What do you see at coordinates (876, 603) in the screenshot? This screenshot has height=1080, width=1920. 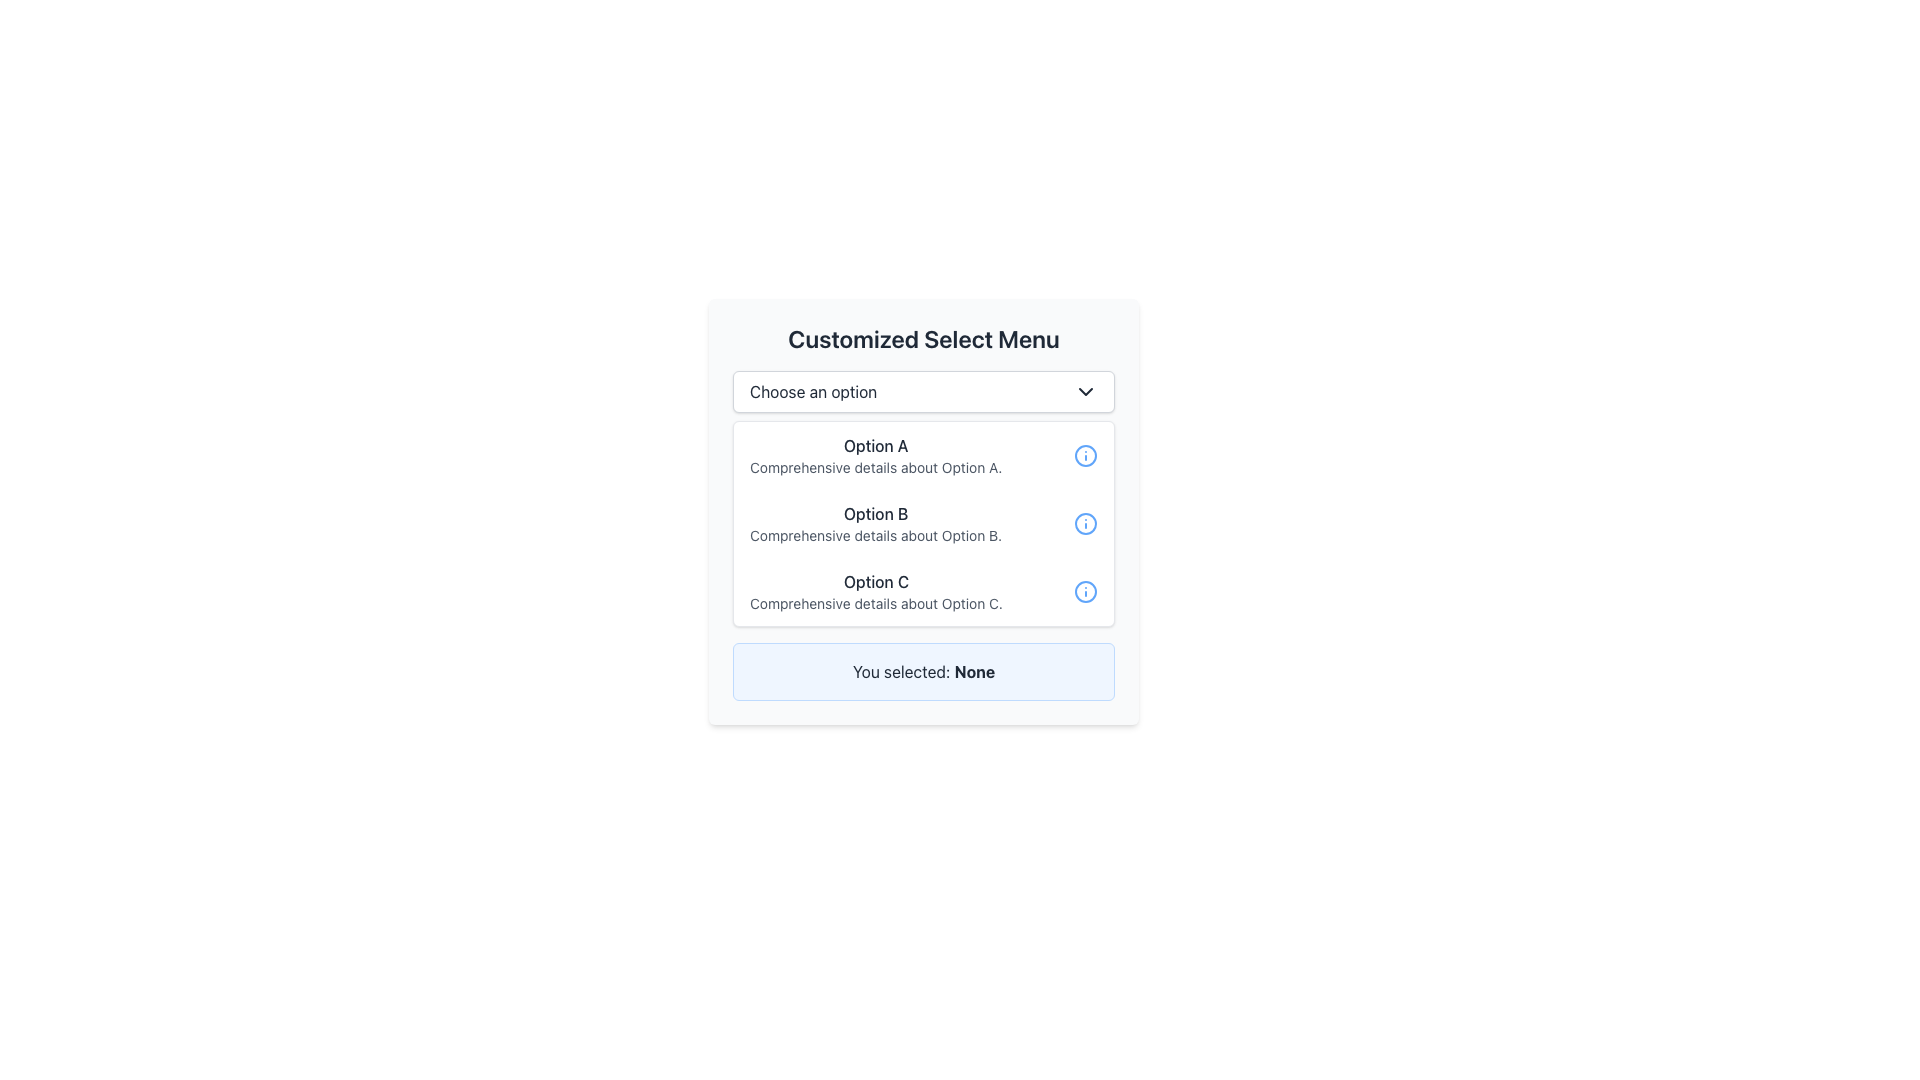 I see `the descriptive text label located directly below the title 'Option C', which provides additional information for the third option in the list` at bounding box center [876, 603].